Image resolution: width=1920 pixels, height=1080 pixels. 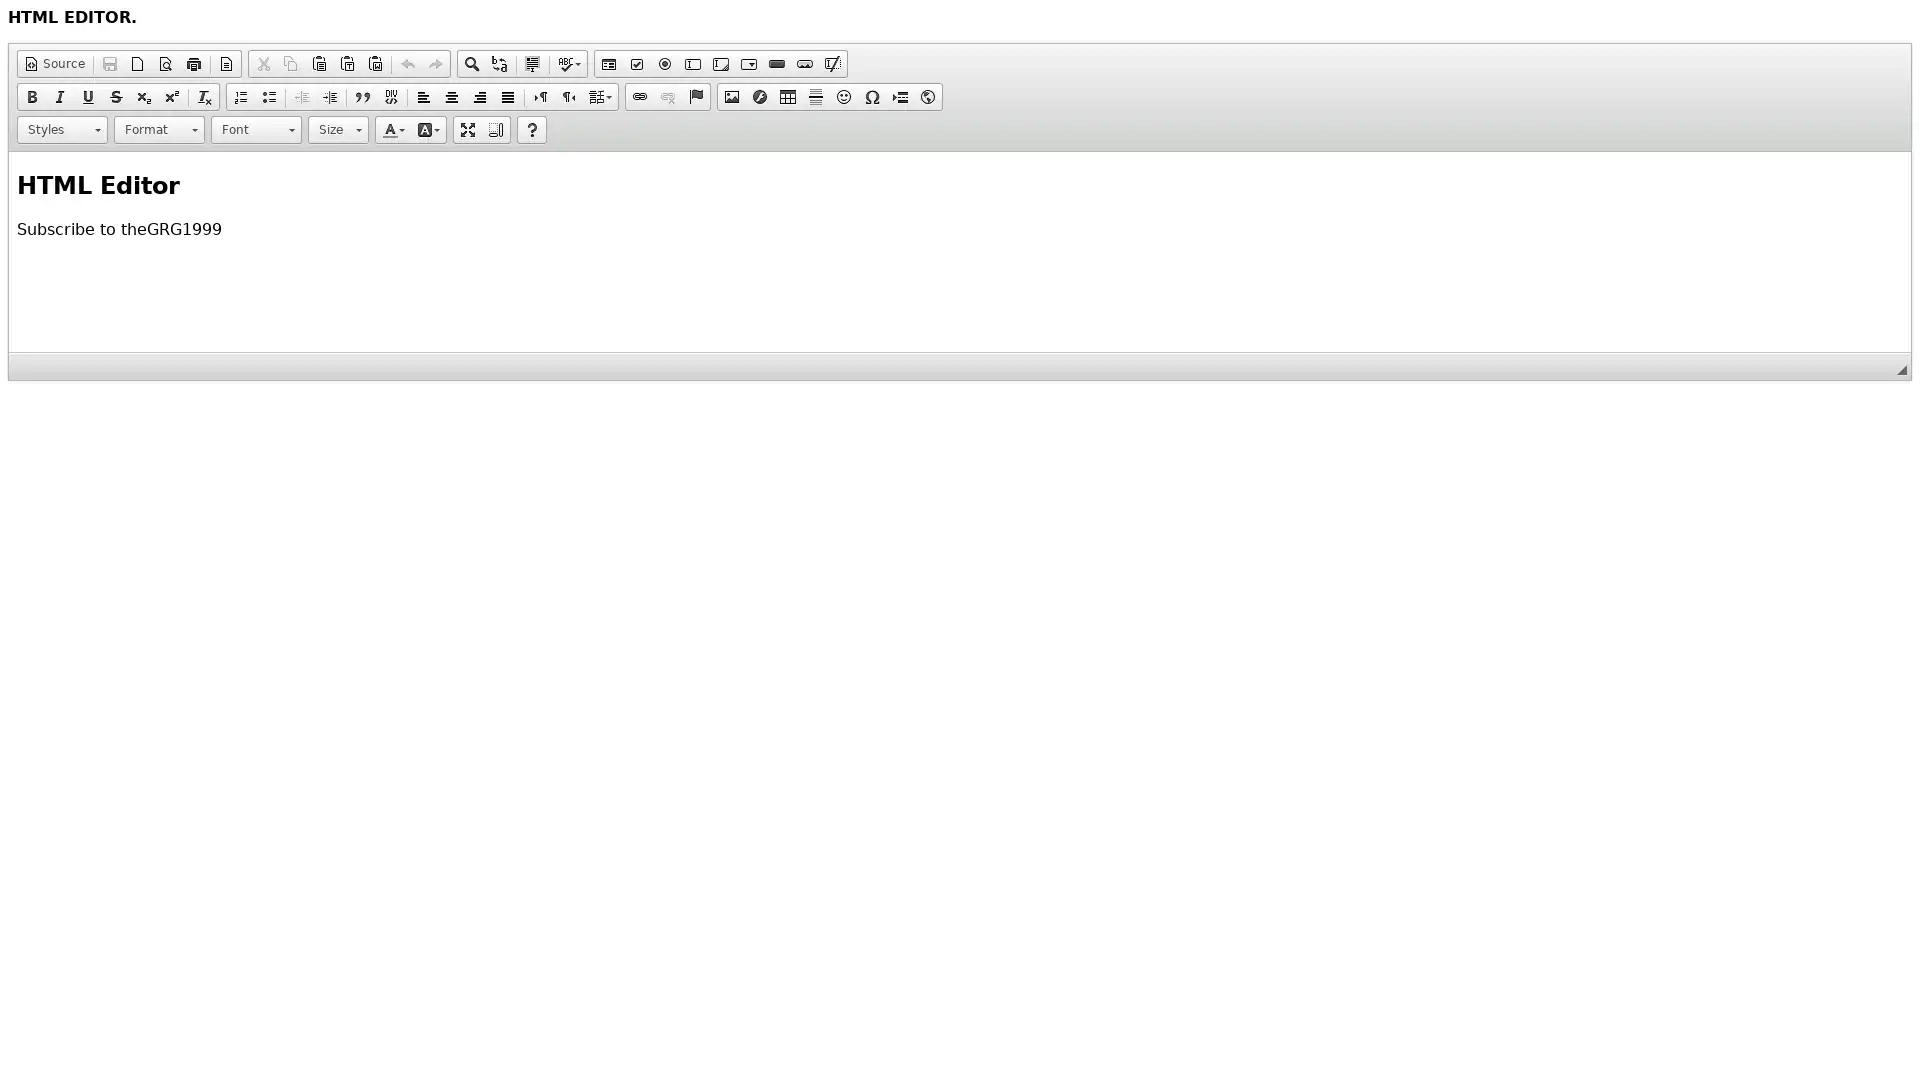 I want to click on Selection Field, so click(x=747, y=63).